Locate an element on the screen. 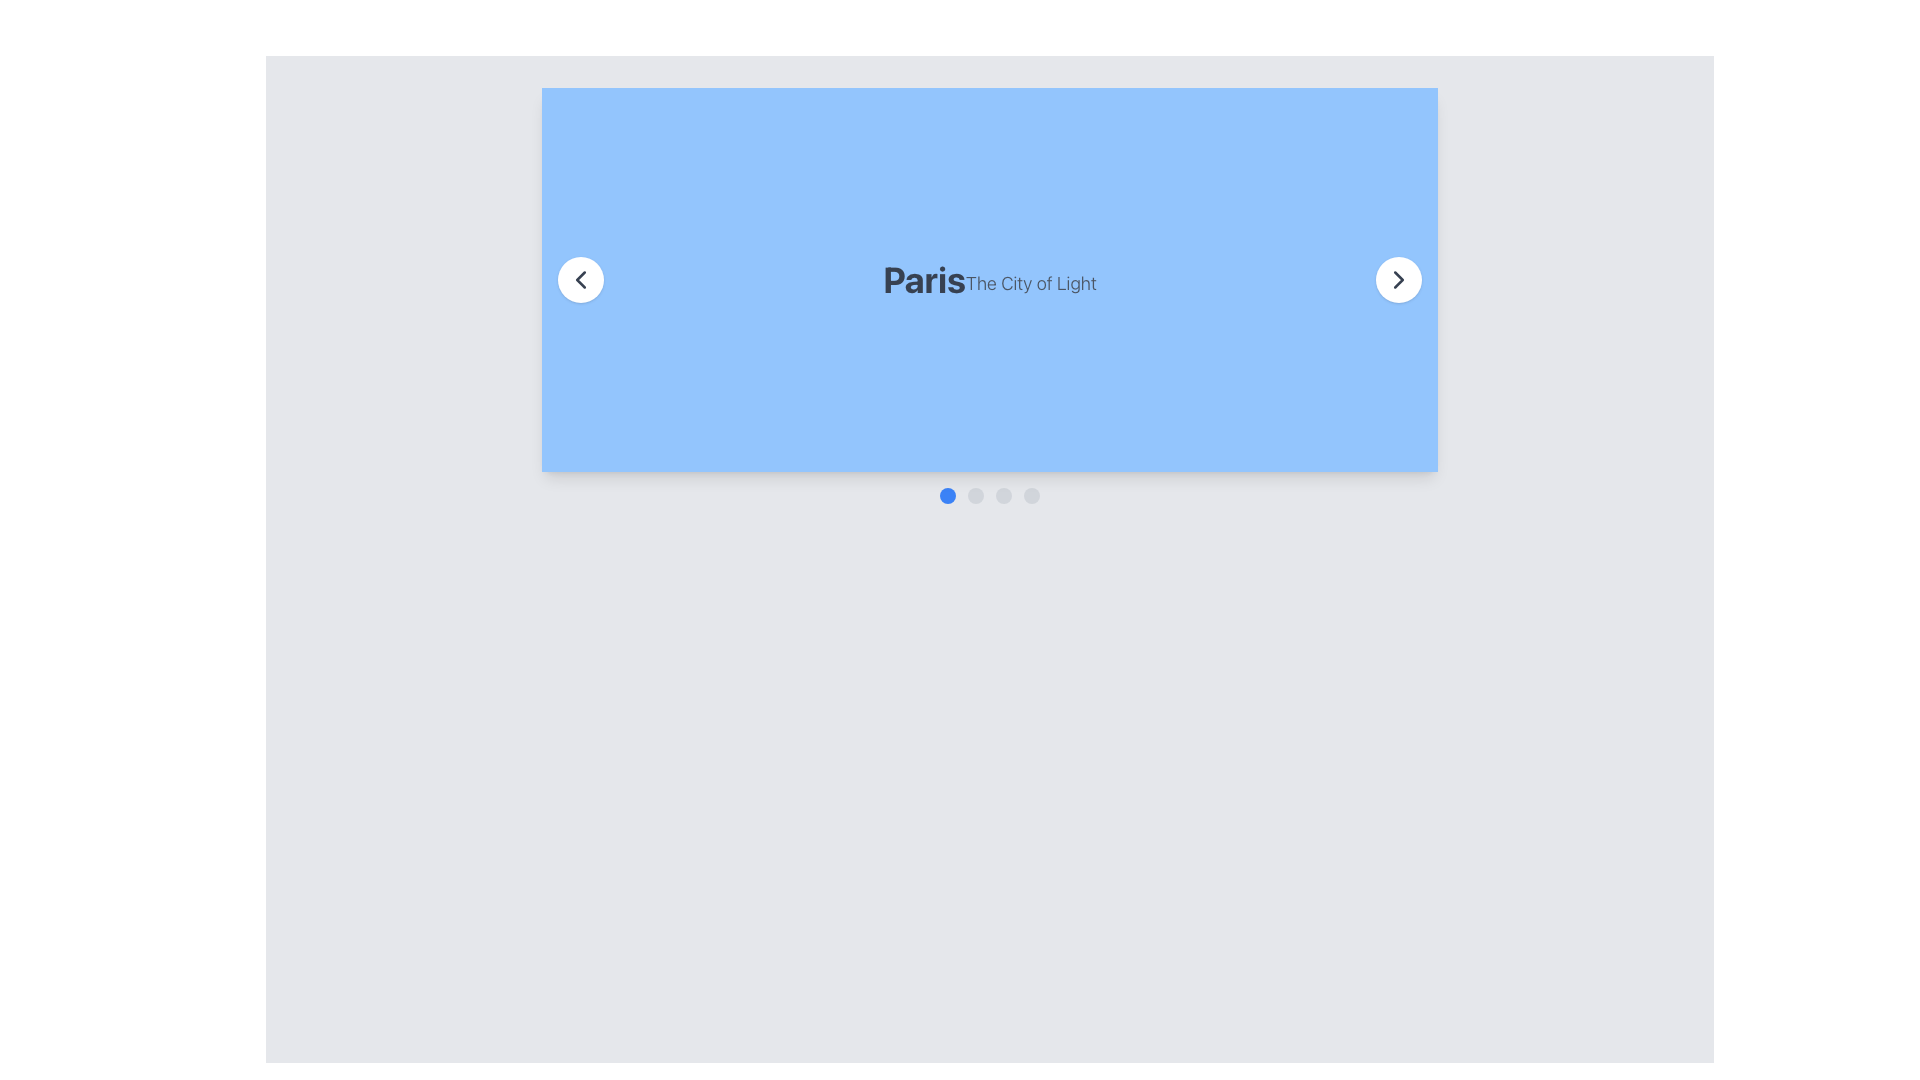 The height and width of the screenshot is (1080, 1920). the prominently displayed text 'Paris' in large, bold, gray font is located at coordinates (923, 280).